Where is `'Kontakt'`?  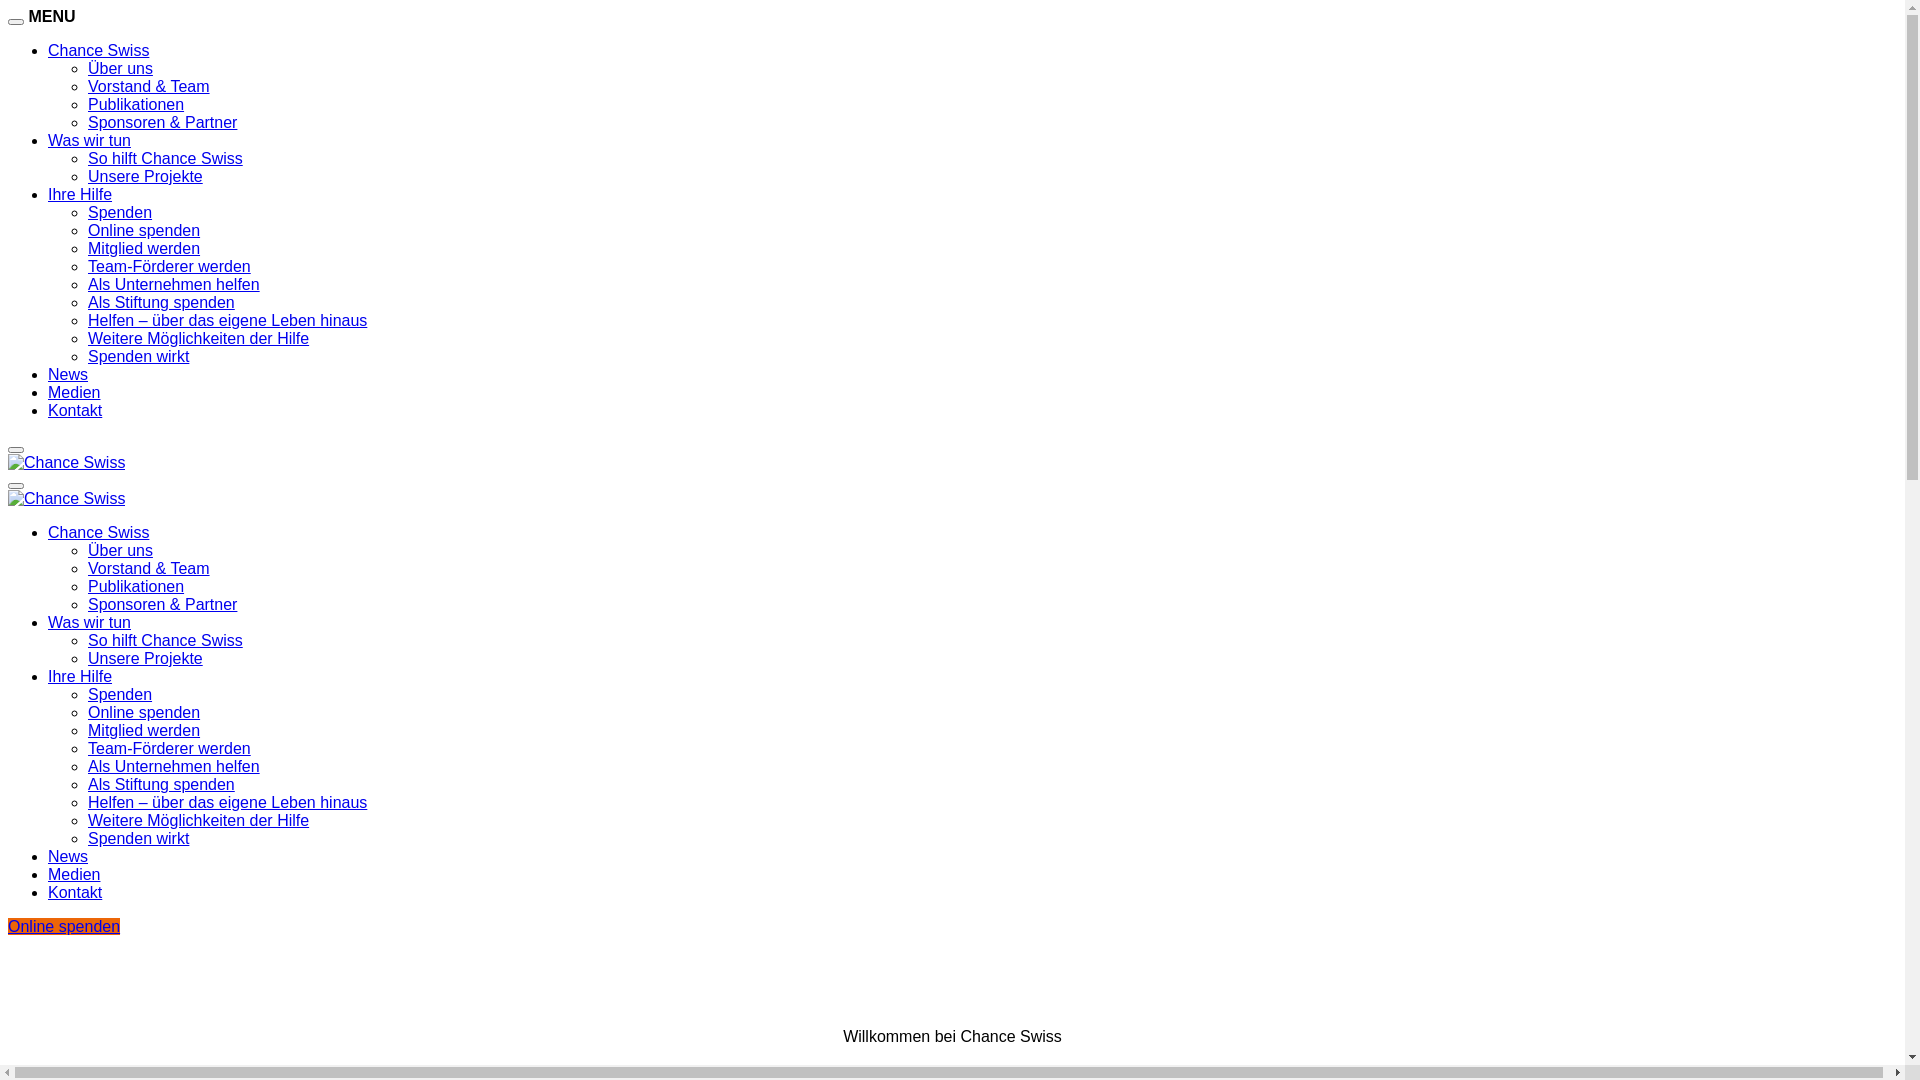
'Kontakt' is located at coordinates (48, 891).